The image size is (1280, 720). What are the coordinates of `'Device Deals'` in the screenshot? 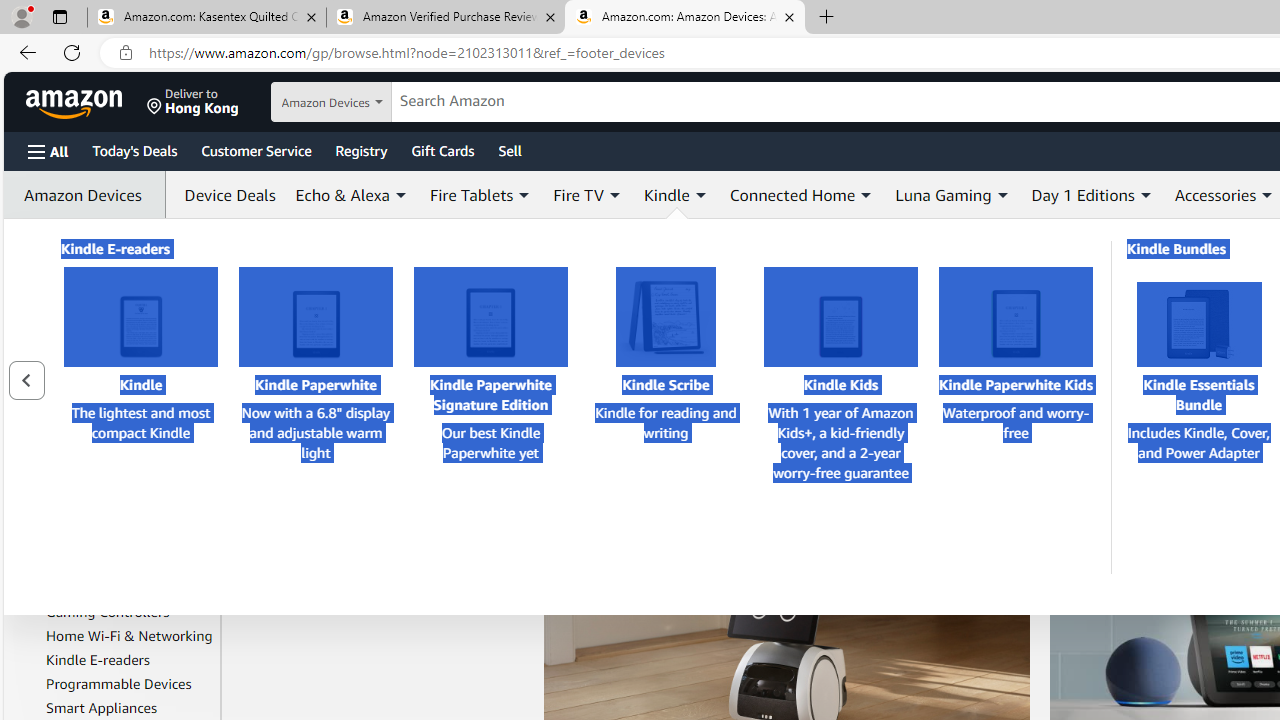 It's located at (224, 195).